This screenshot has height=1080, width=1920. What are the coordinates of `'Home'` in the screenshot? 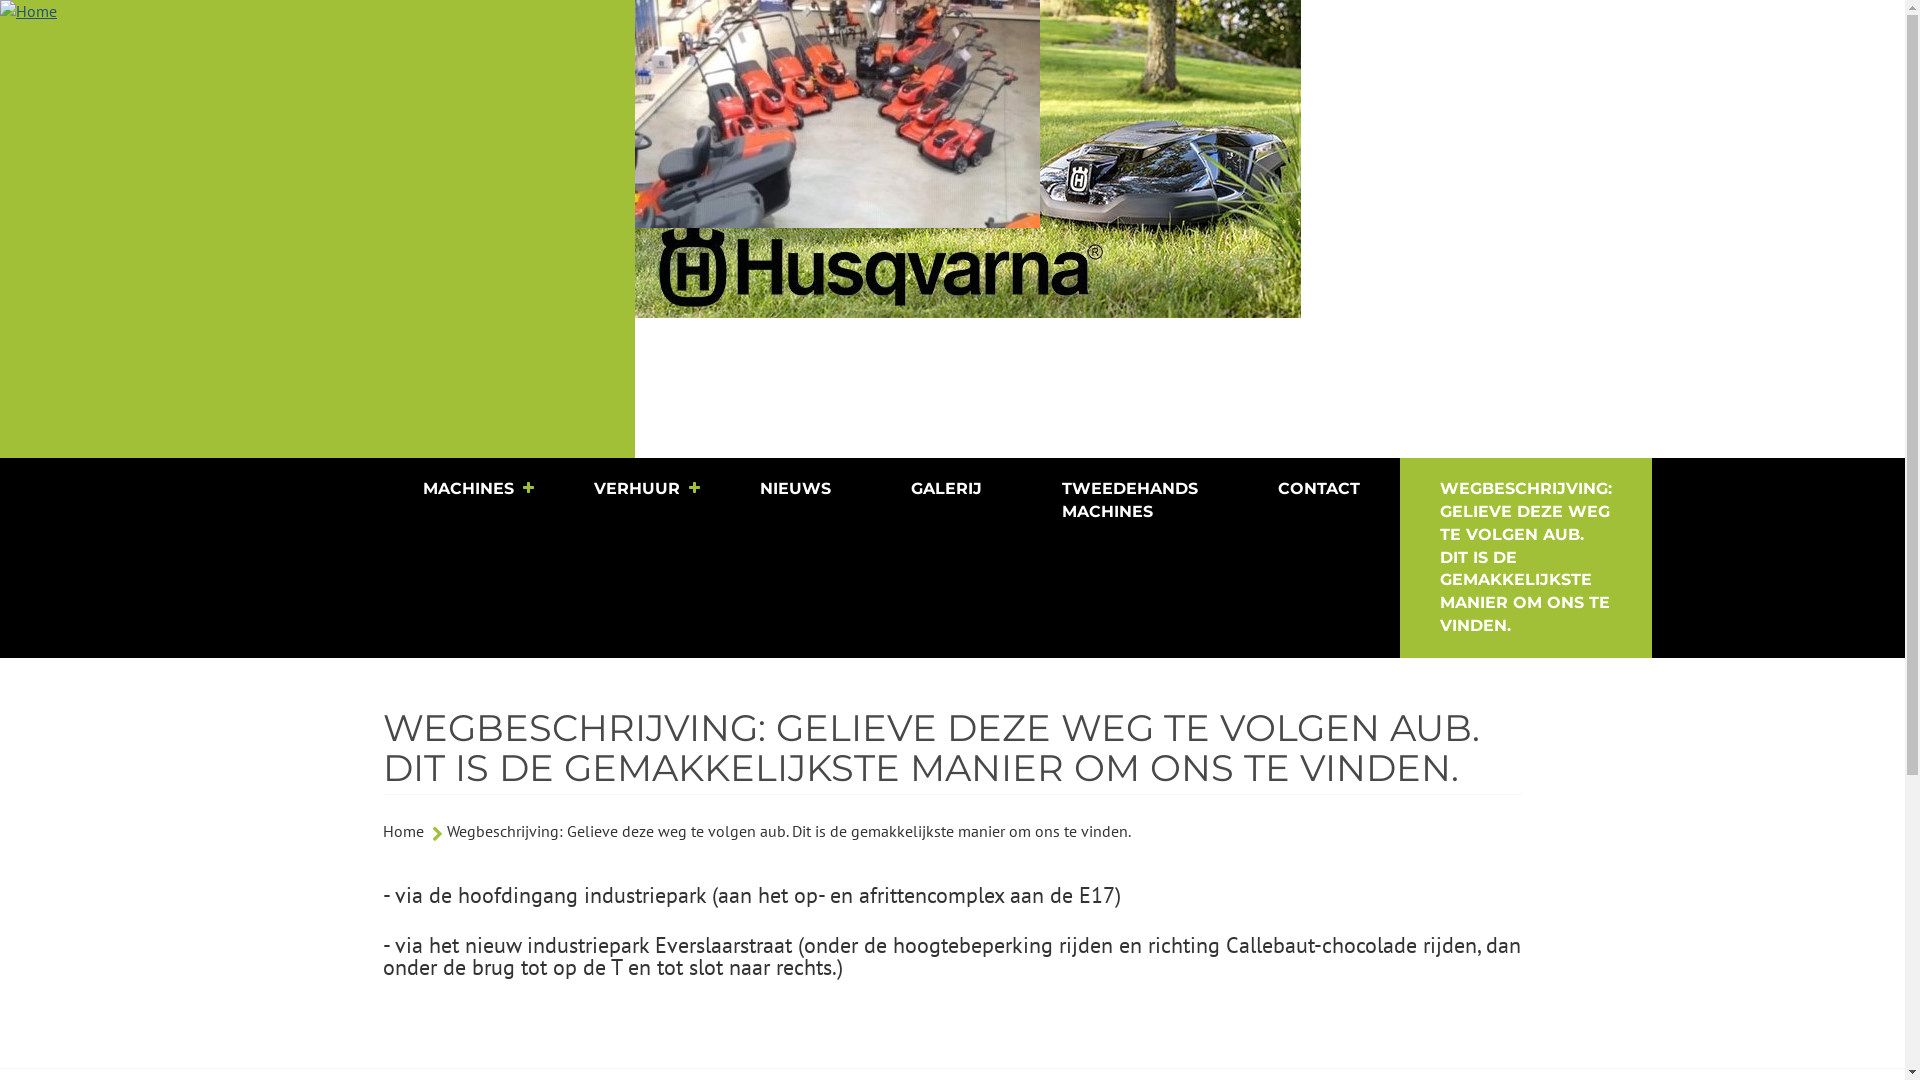 It's located at (316, 227).